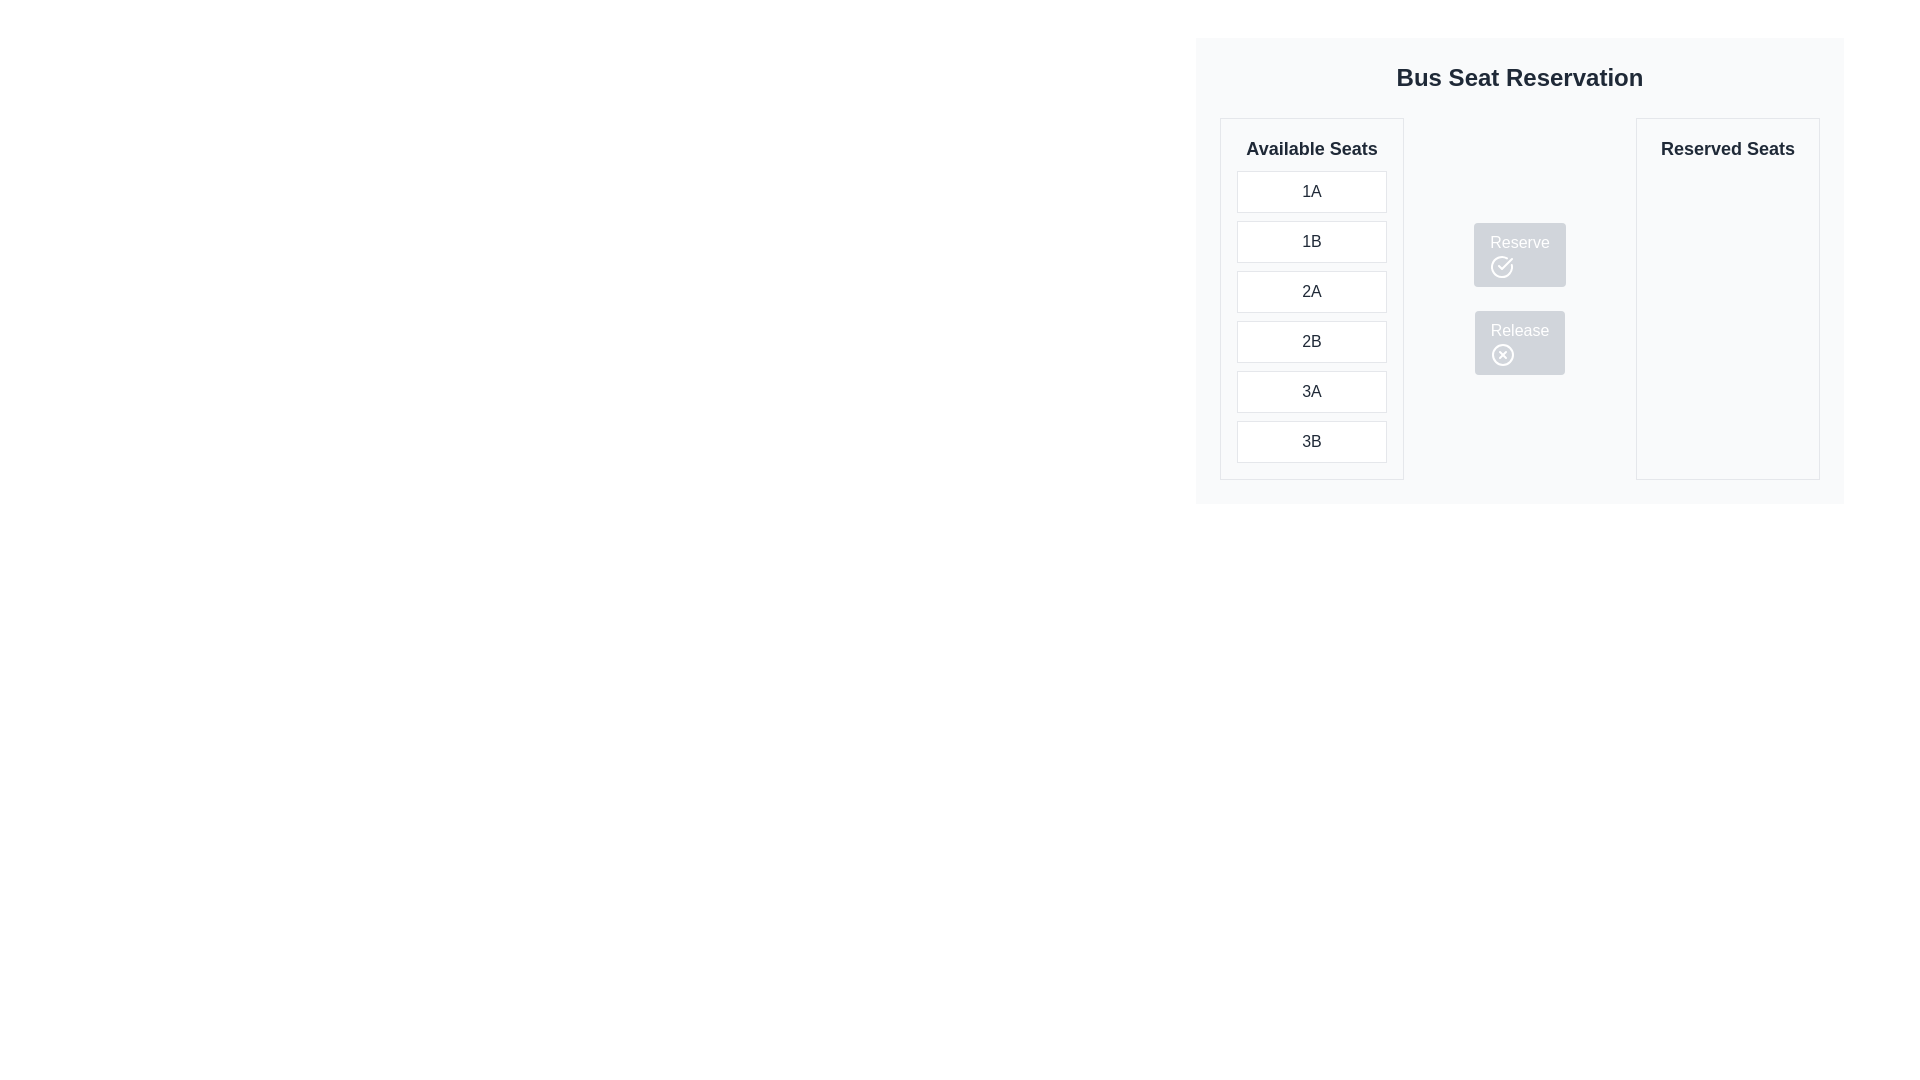  I want to click on the first button in the 'Reserve Release' panel that initiates the reservation process, so click(1520, 253).